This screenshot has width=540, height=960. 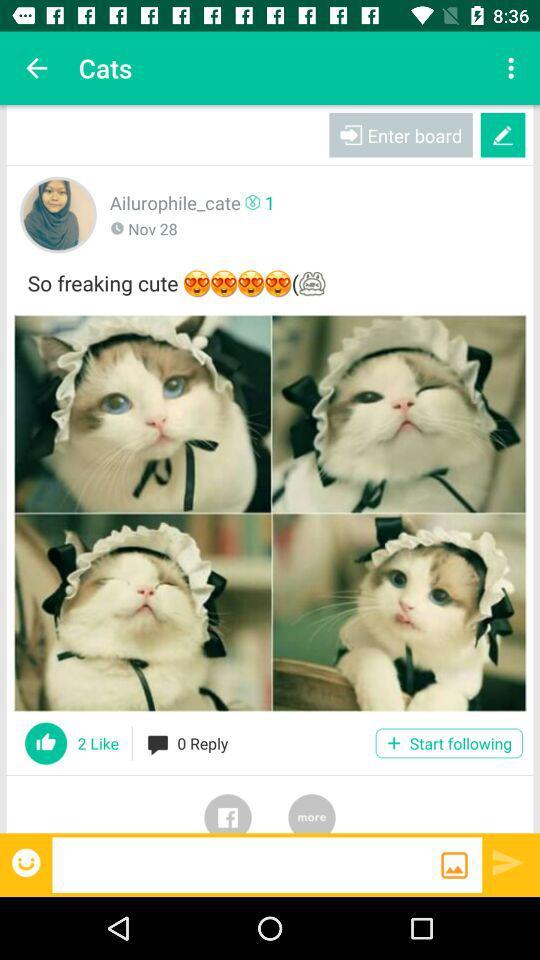 I want to click on expand picture, so click(x=270, y=512).